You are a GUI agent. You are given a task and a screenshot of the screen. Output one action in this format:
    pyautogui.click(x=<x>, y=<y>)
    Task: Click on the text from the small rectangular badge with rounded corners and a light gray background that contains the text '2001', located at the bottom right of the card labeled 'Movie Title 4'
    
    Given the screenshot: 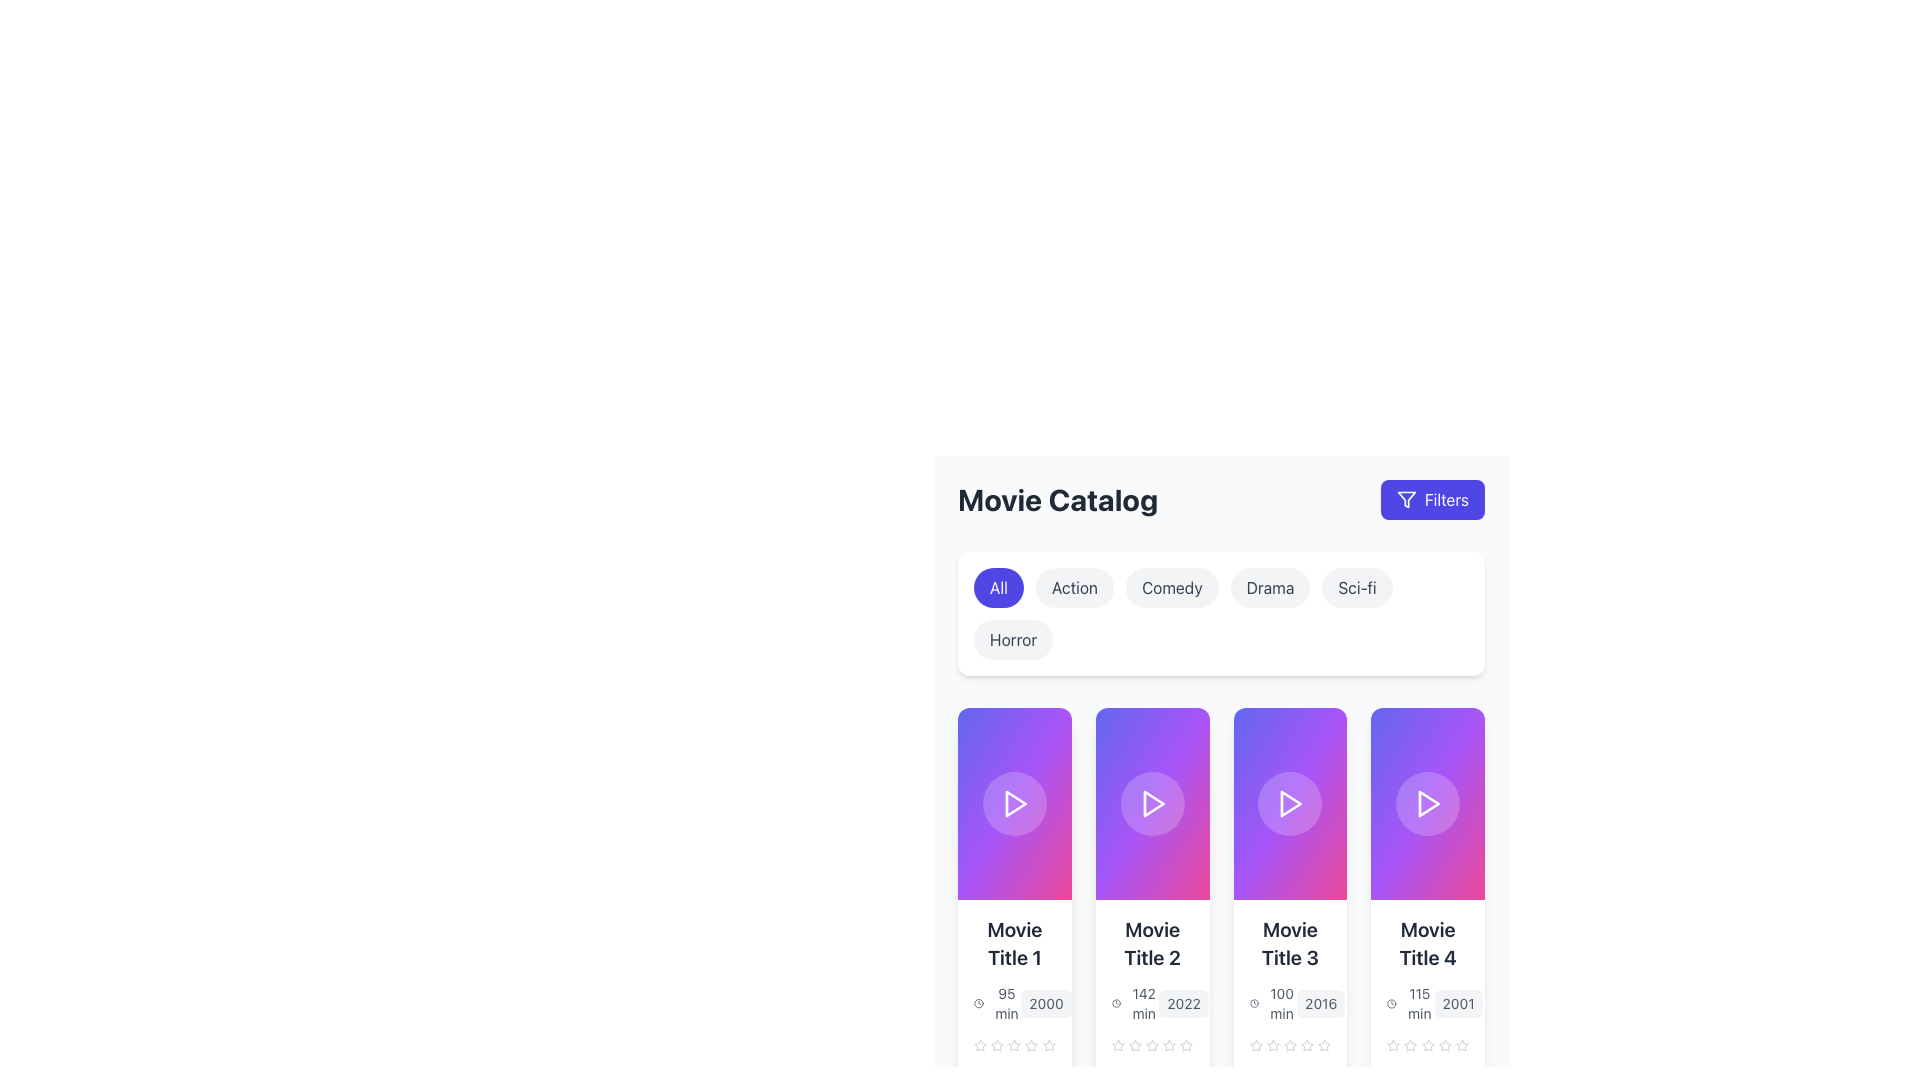 What is the action you would take?
    pyautogui.click(x=1458, y=1003)
    